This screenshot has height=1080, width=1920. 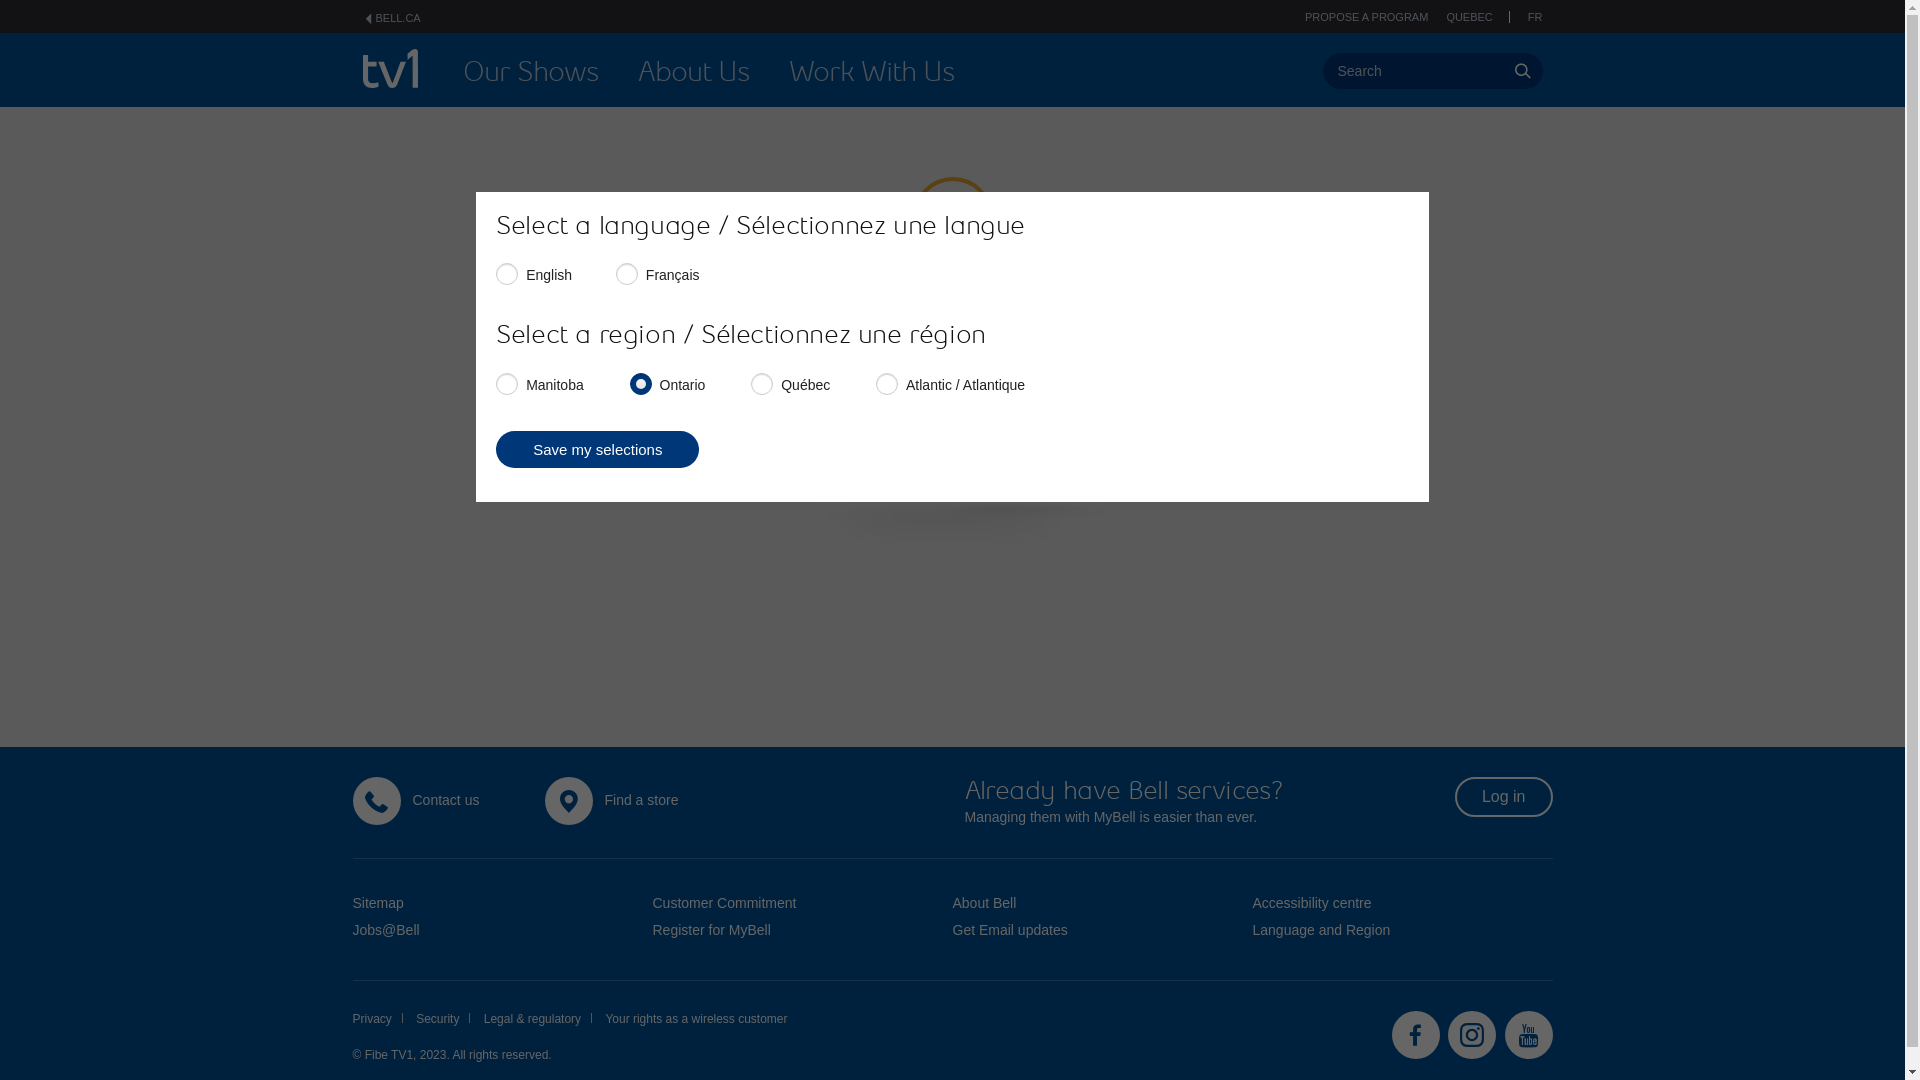 I want to click on 'PROPOSE A PROGRAM', so click(x=1365, y=16).